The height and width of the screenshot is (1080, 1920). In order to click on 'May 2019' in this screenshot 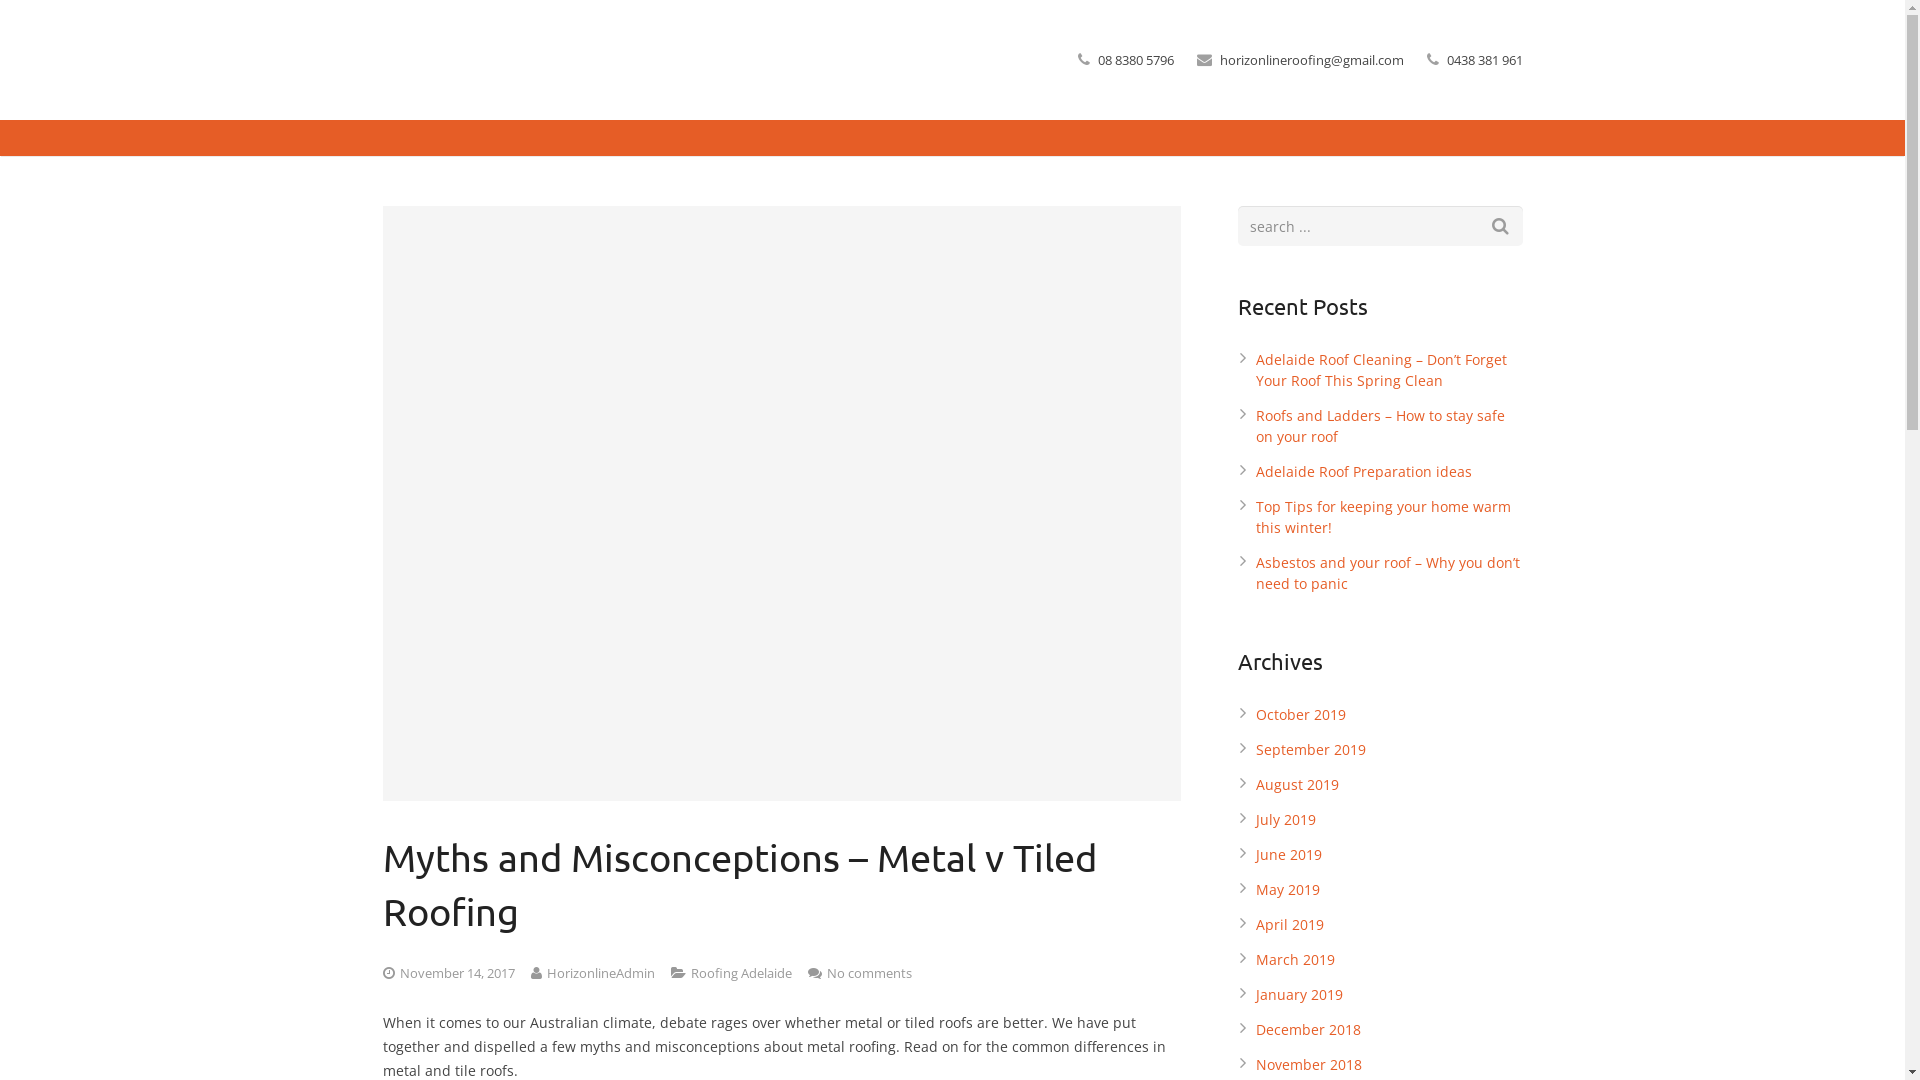, I will do `click(1287, 888)`.